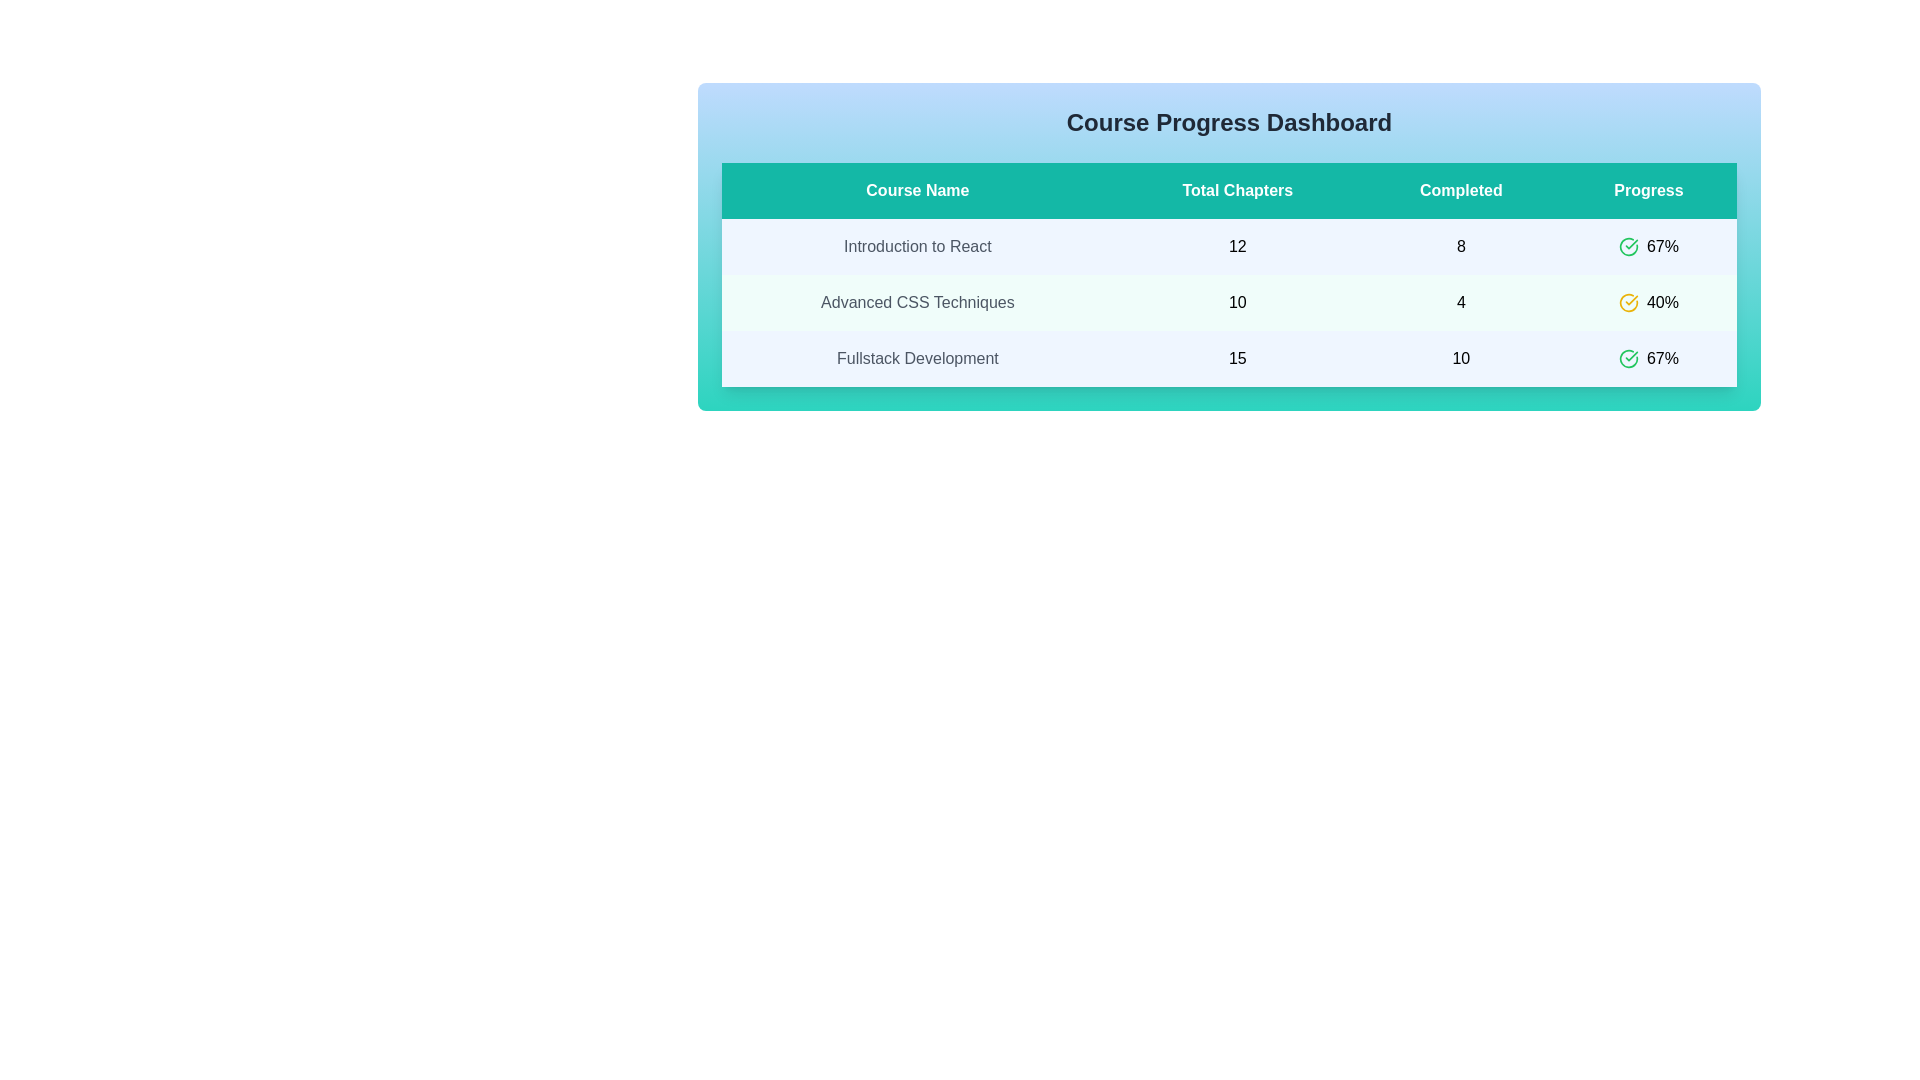  I want to click on the progress icon for the course 'Introduction to React', so click(1628, 245).